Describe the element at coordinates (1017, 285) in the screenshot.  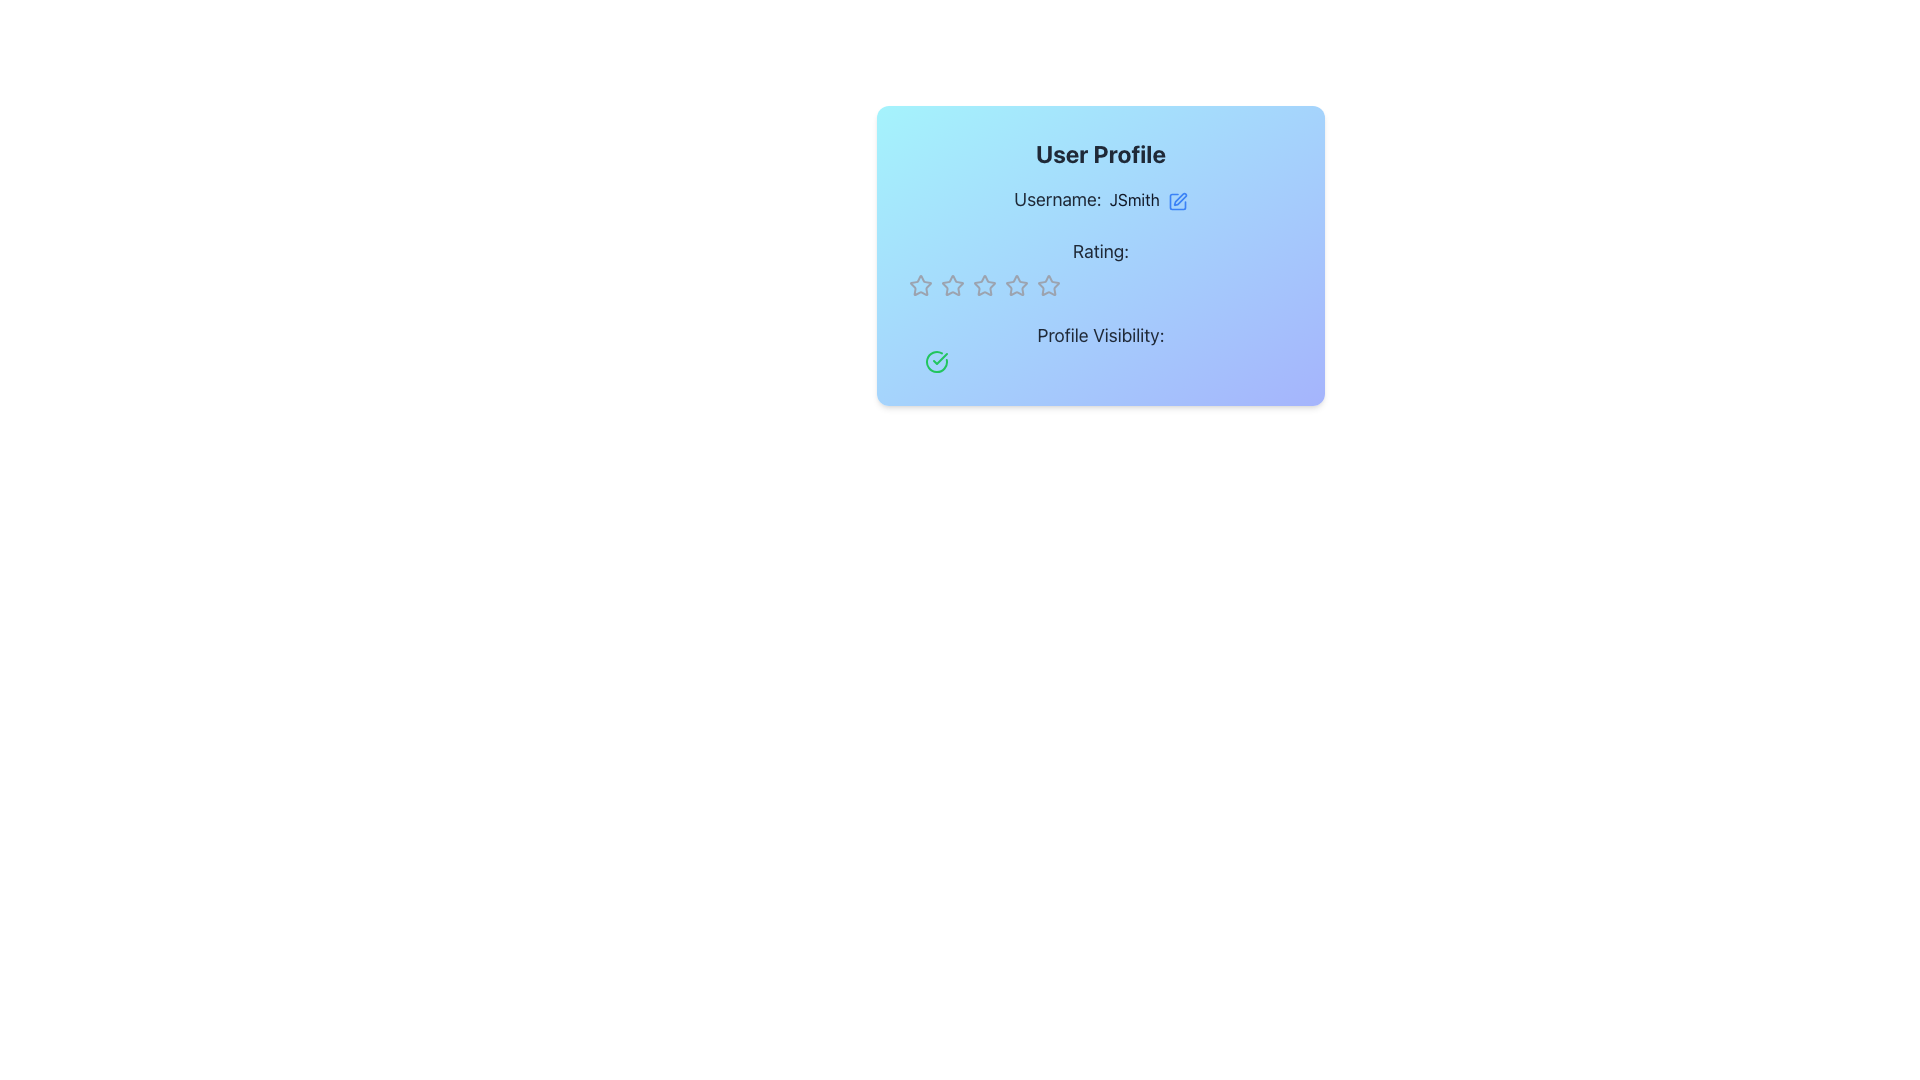
I see `the third star in the horizontal row of five rating stars for visual feedback` at that location.